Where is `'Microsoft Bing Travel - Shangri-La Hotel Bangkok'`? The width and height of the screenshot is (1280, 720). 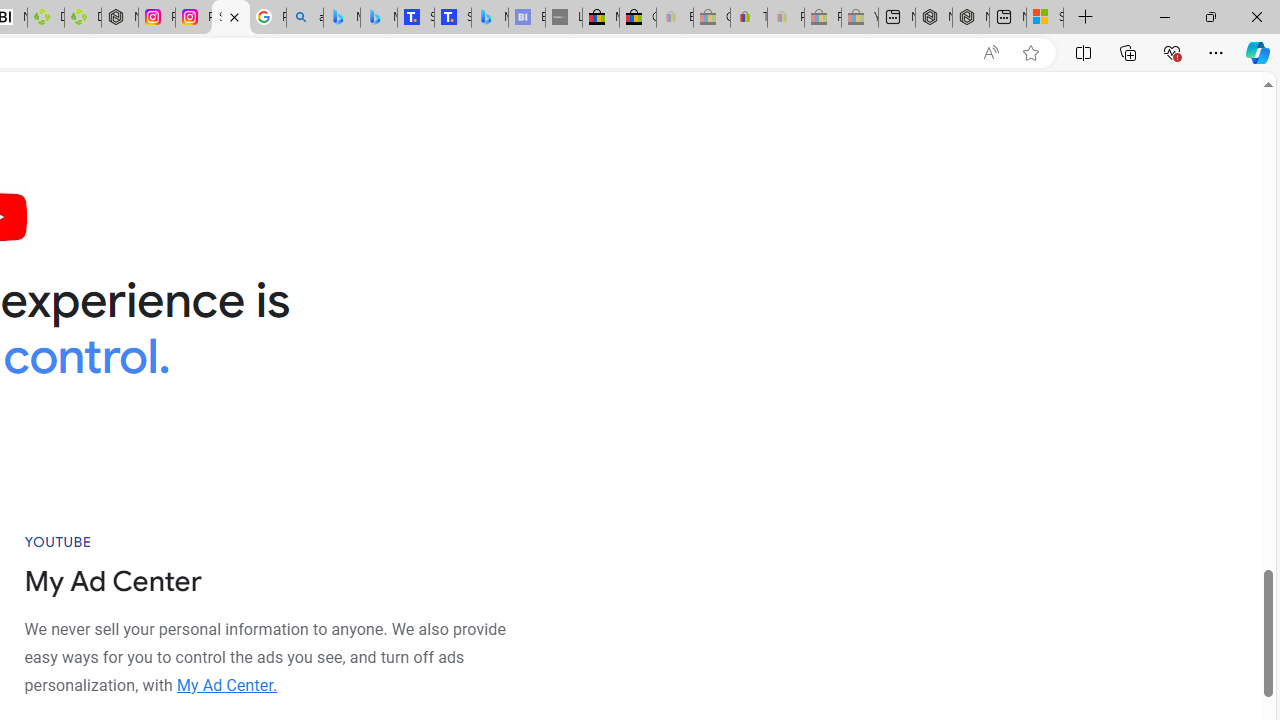
'Microsoft Bing Travel - Shangri-La Hotel Bangkok' is located at coordinates (490, 17).